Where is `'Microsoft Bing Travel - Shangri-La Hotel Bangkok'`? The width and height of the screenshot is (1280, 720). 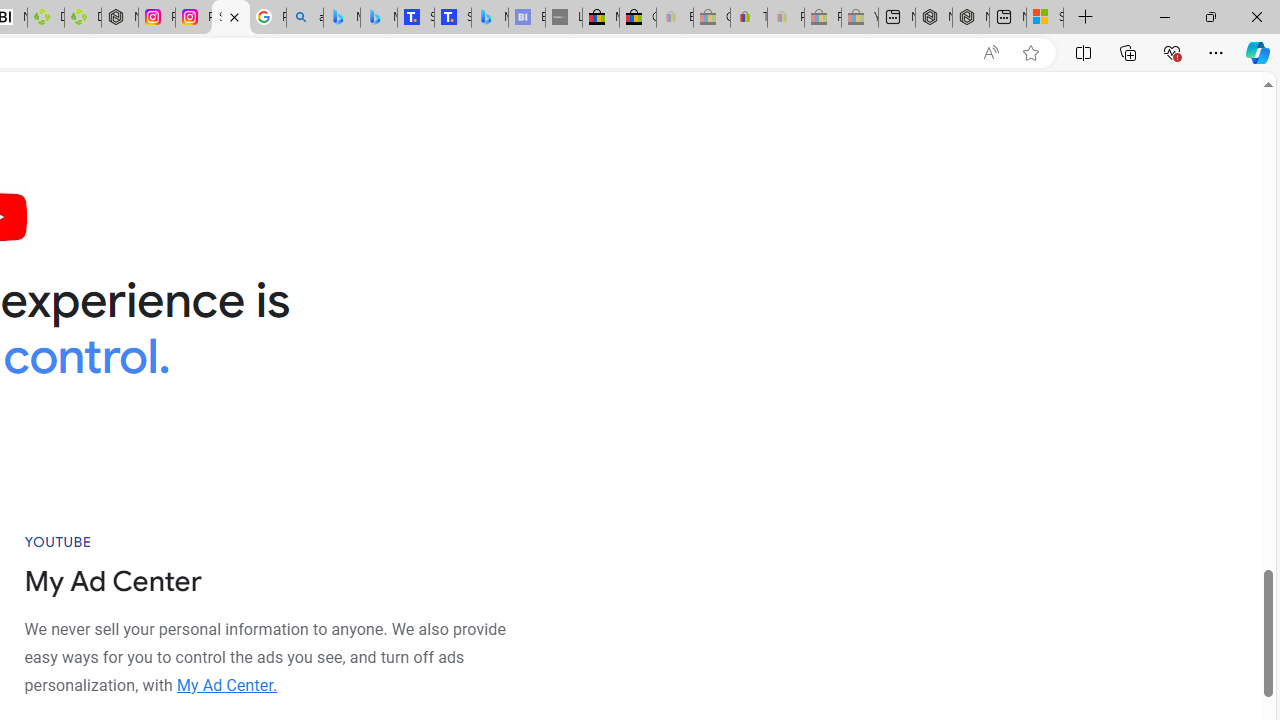
'Microsoft Bing Travel - Shangri-La Hotel Bangkok' is located at coordinates (490, 17).